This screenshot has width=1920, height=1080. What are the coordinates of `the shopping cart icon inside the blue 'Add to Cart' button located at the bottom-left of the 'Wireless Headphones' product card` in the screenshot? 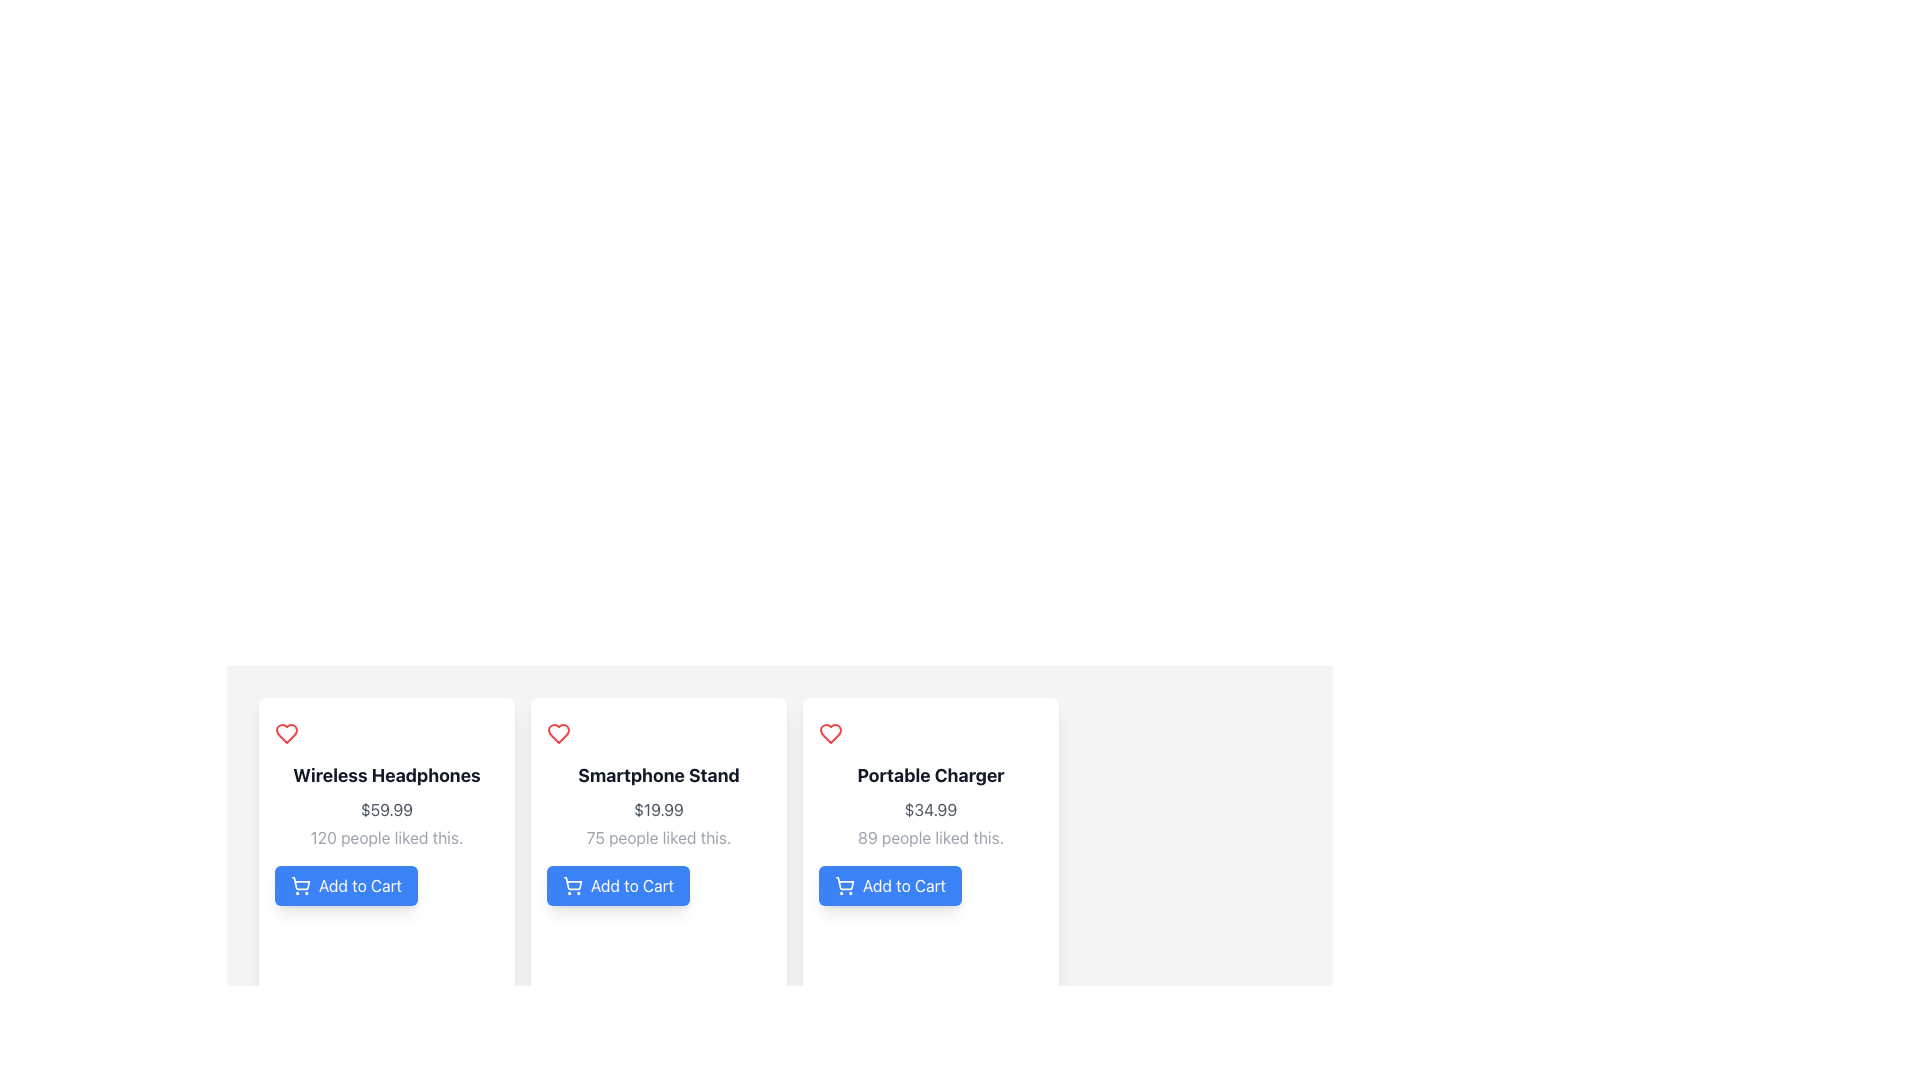 It's located at (300, 885).